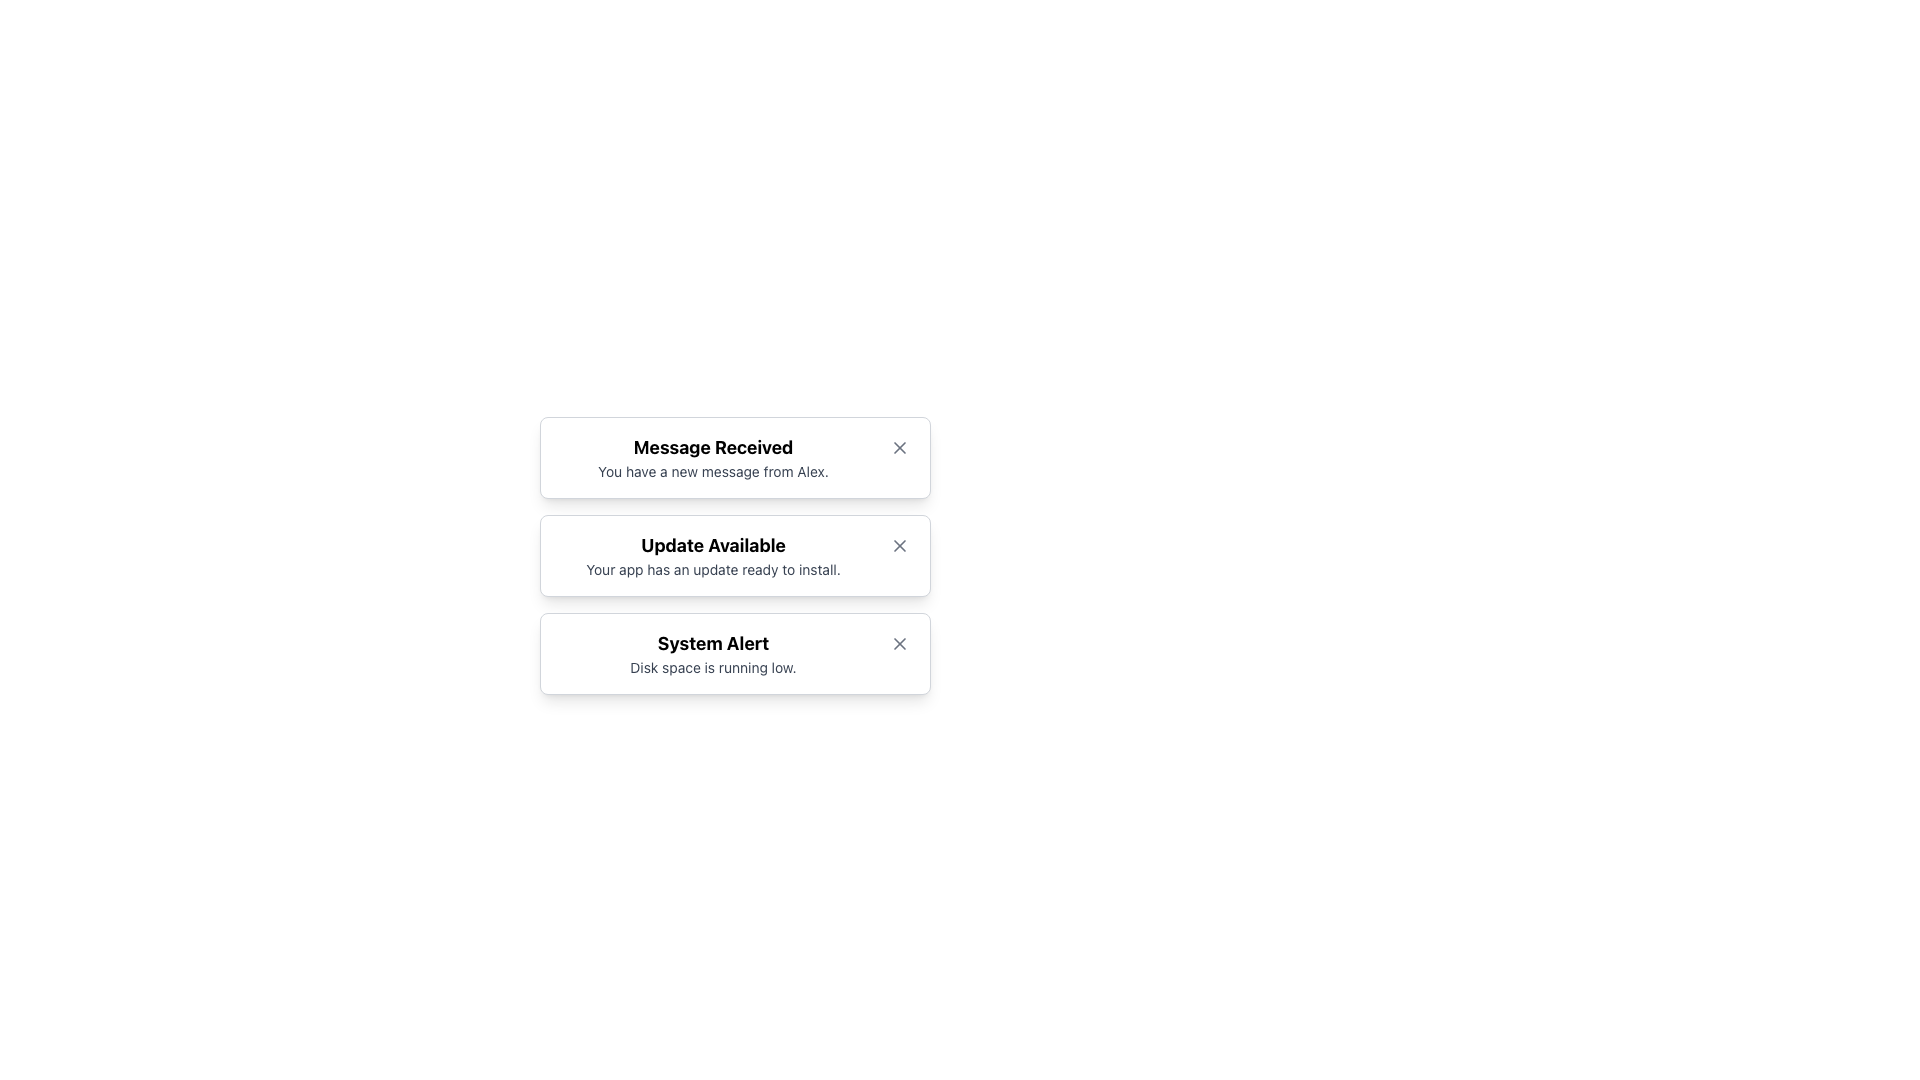 Image resolution: width=1920 pixels, height=1080 pixels. Describe the element at coordinates (899, 546) in the screenshot. I see `the close icon located at the top-right corner of the 'Update Available' alert dialog` at that location.